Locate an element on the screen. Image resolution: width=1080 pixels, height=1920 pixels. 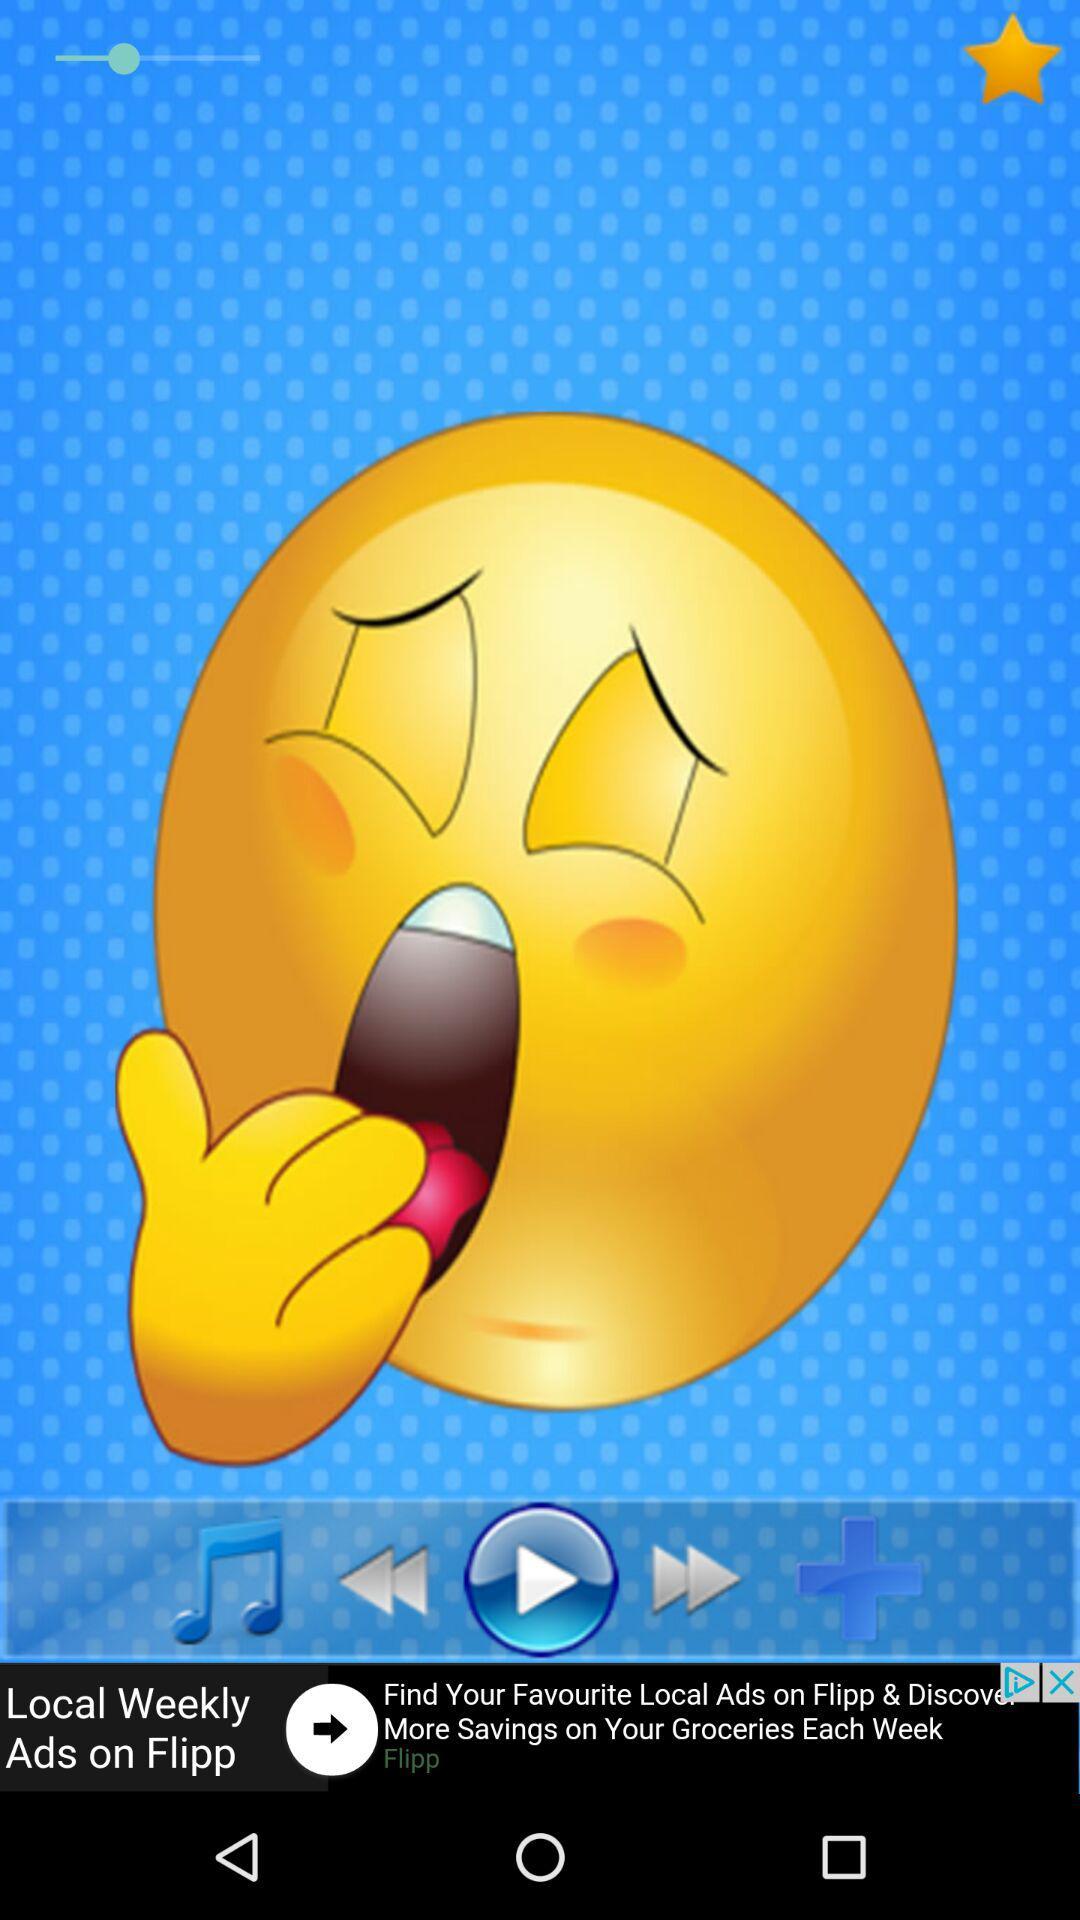
see advertisement is located at coordinates (540, 1727).